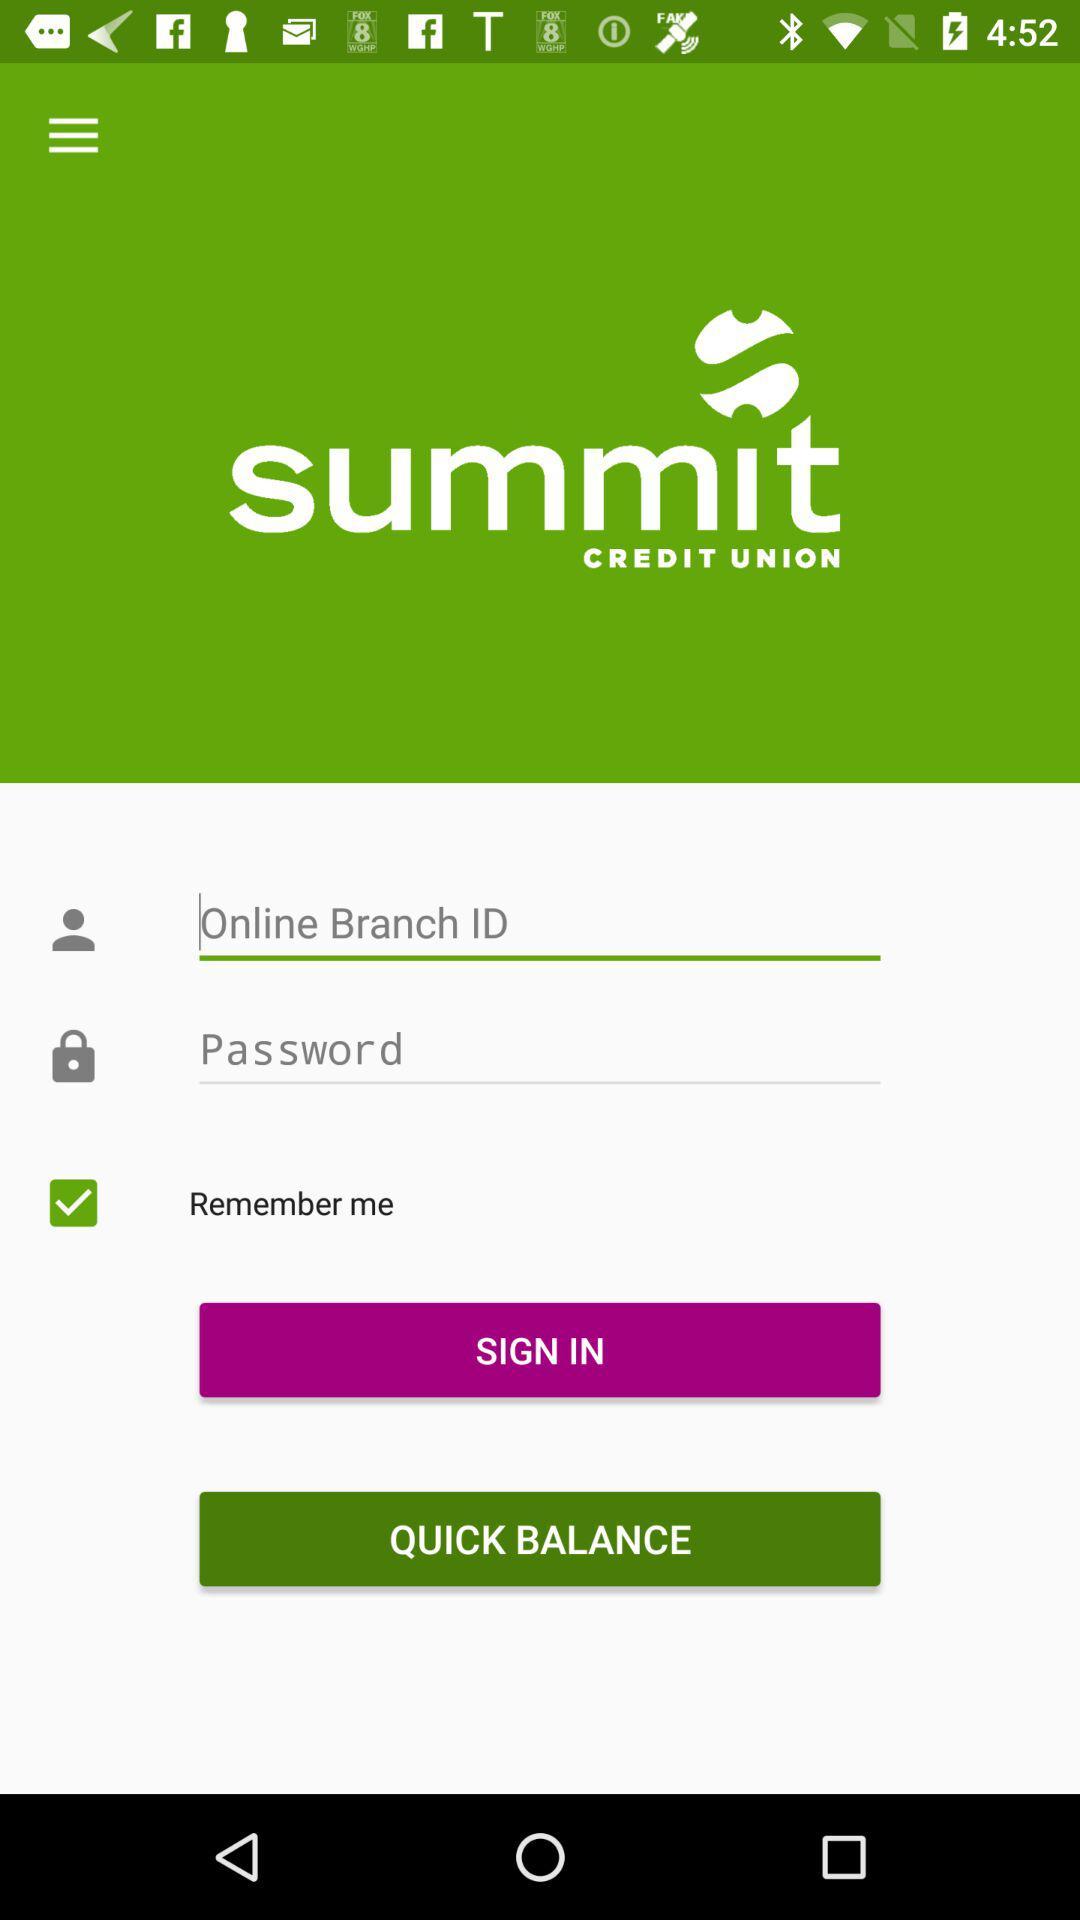 This screenshot has height=1920, width=1080. Describe the element at coordinates (540, 1349) in the screenshot. I see `the icon above quick balance item` at that location.